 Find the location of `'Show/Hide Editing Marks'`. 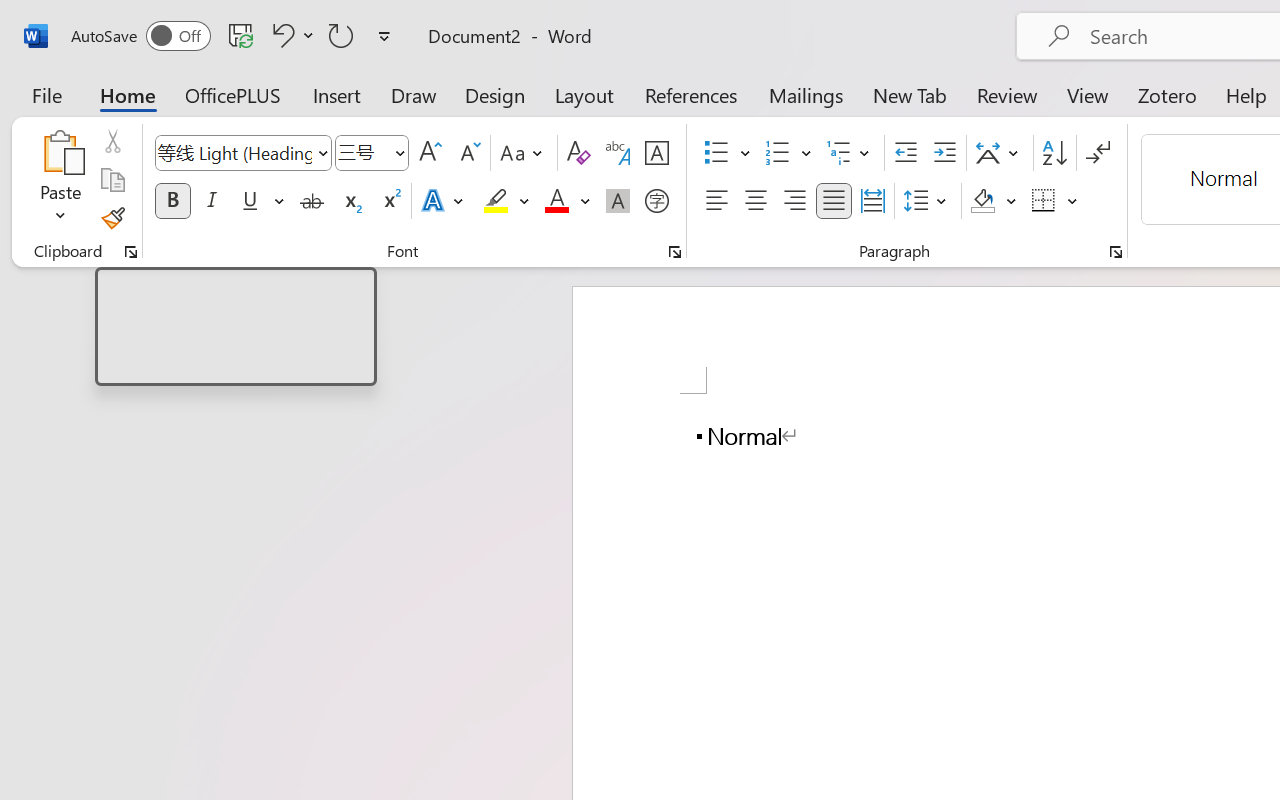

'Show/Hide Editing Marks' is located at coordinates (1097, 153).